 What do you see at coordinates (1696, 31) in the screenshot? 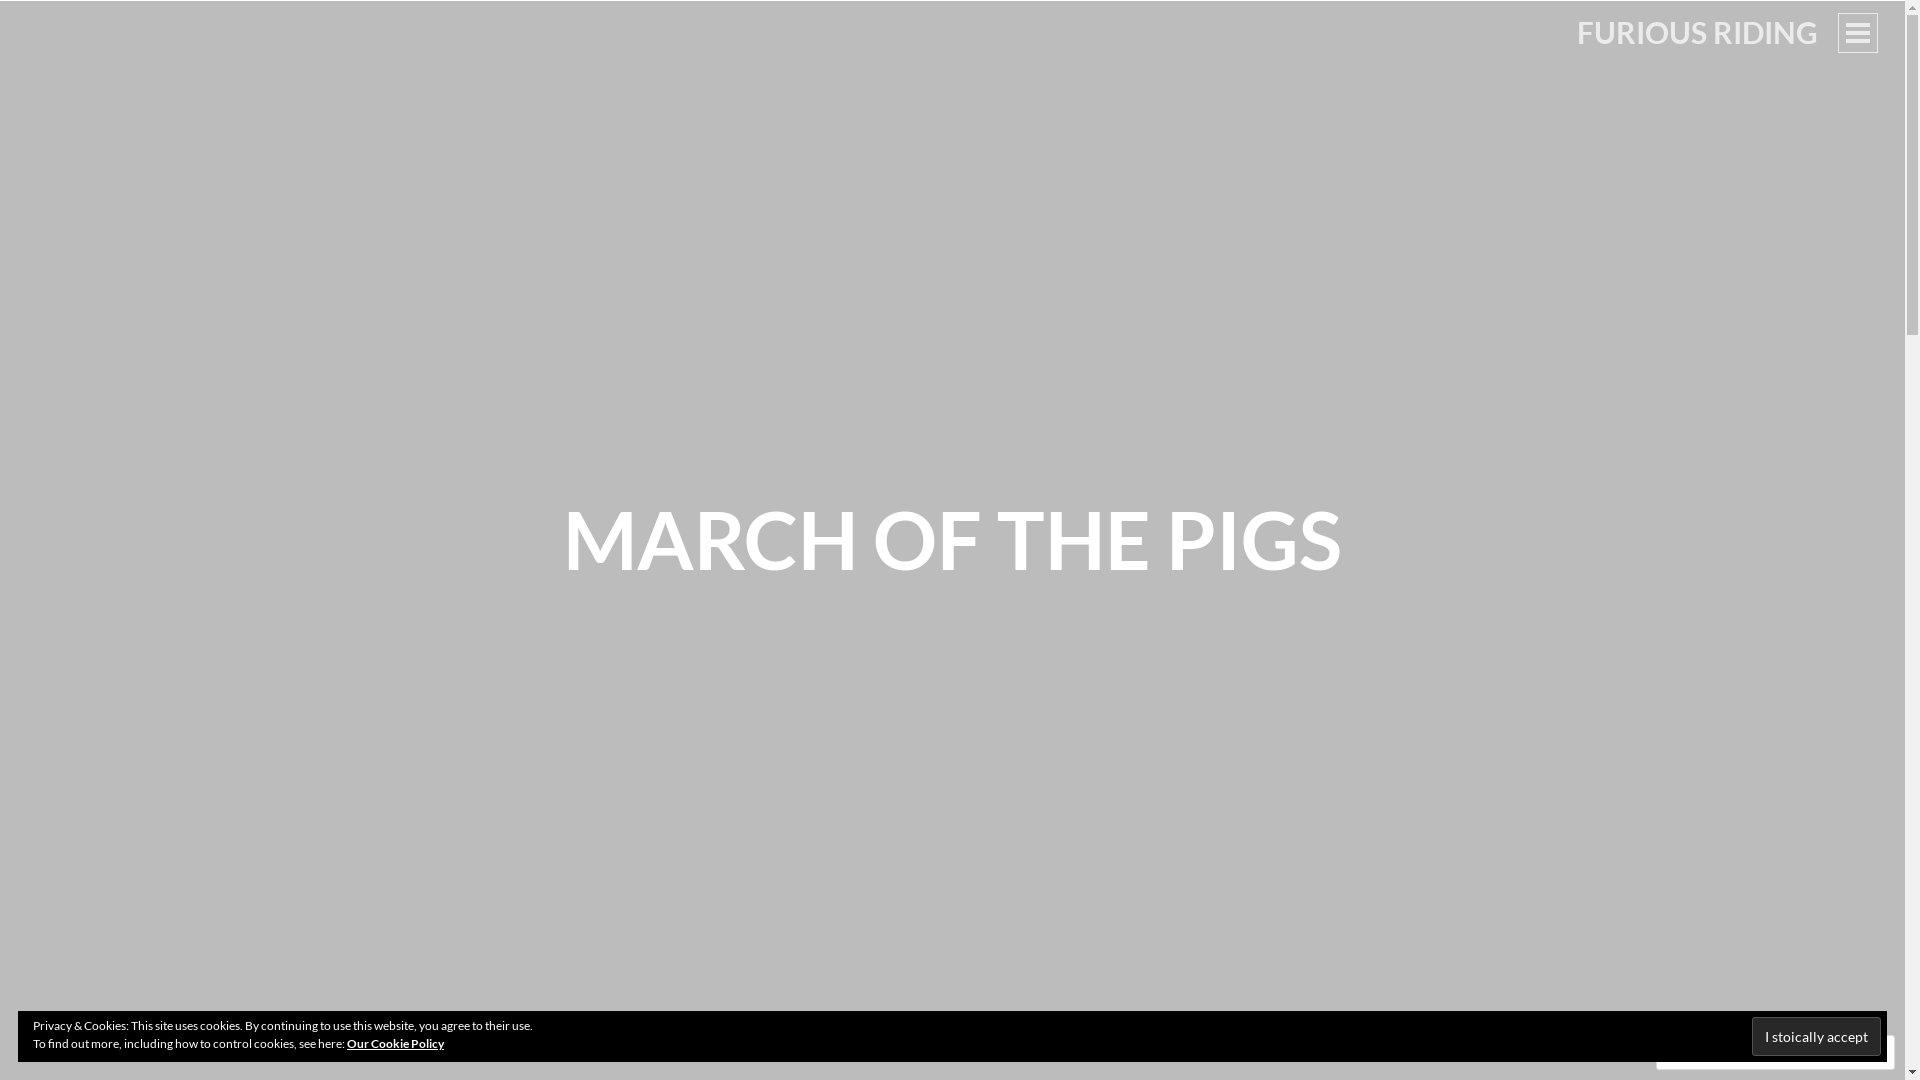
I see `'FURIOUS RIDING'` at bounding box center [1696, 31].